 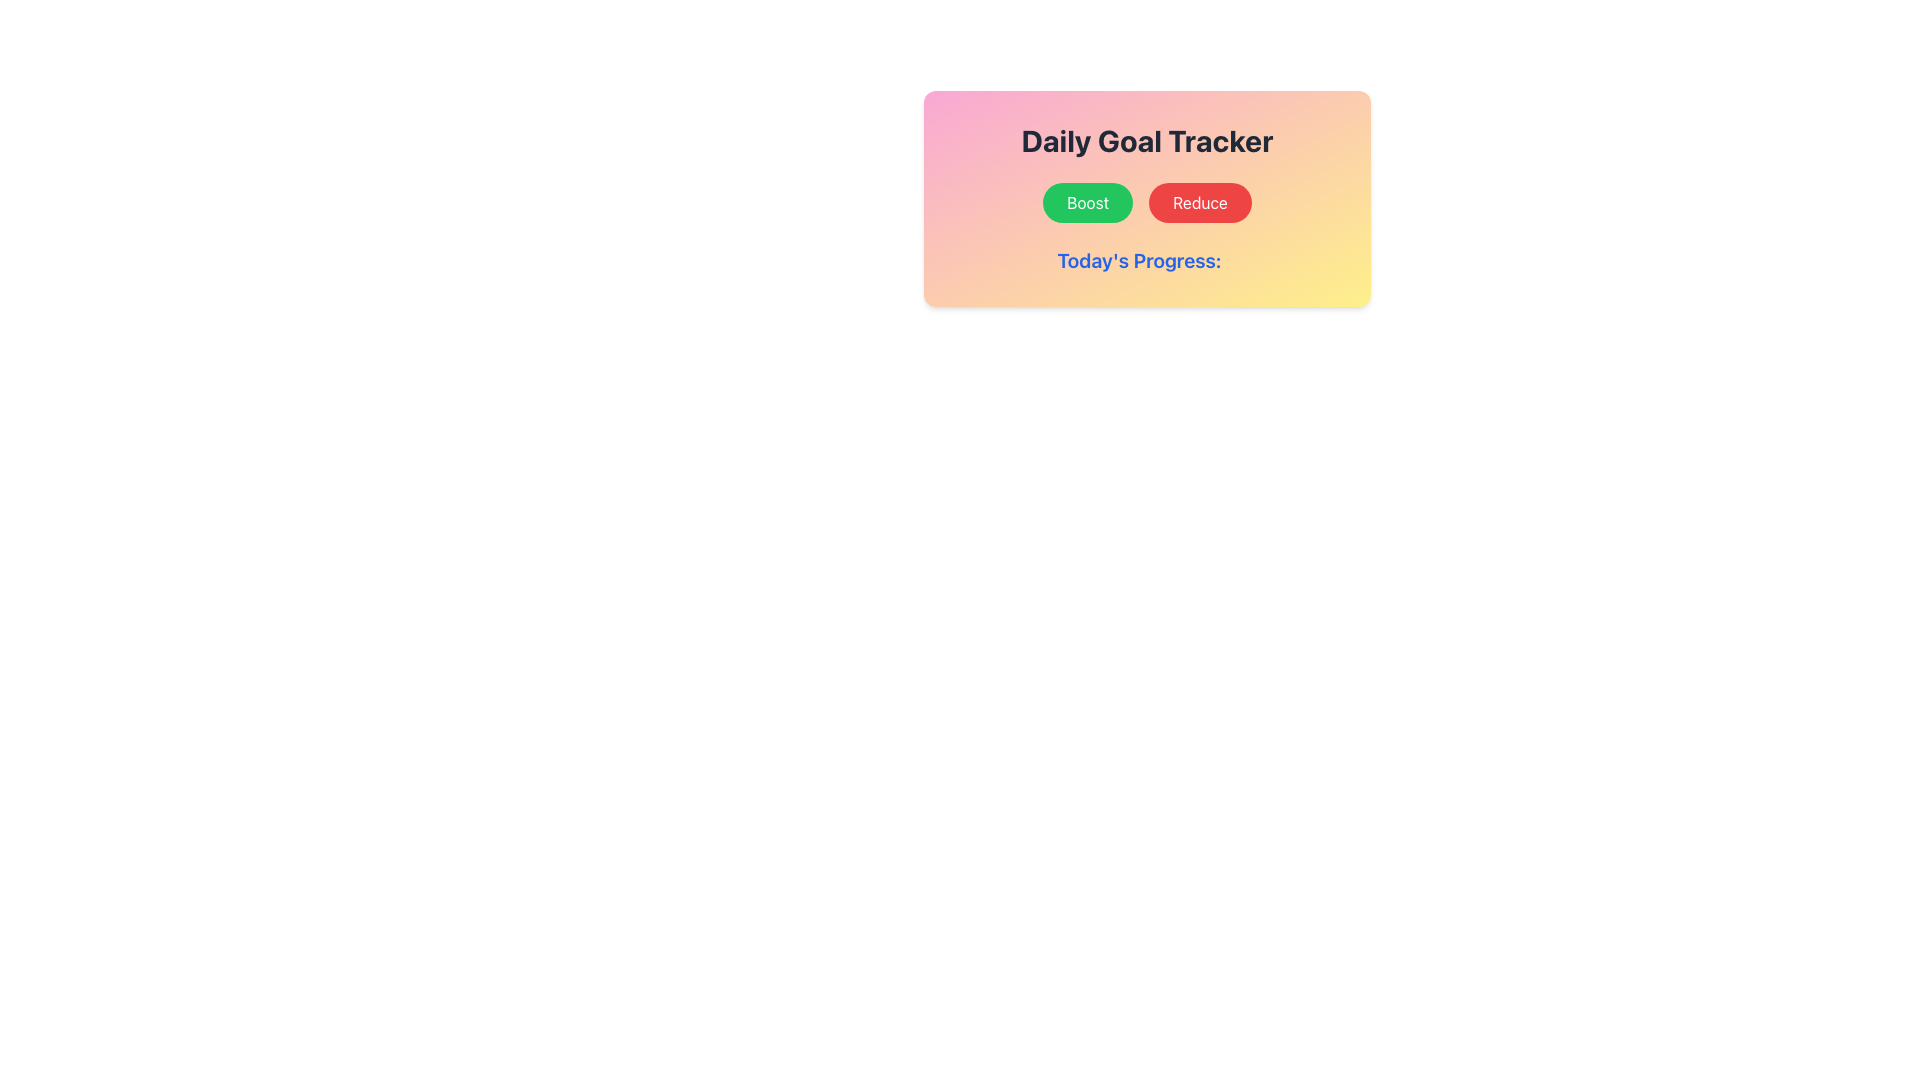 What do you see at coordinates (1200, 203) in the screenshot?
I see `the 'Reduce' button, which is the rightmost button in the 'Daily Goal Tracker' section` at bounding box center [1200, 203].